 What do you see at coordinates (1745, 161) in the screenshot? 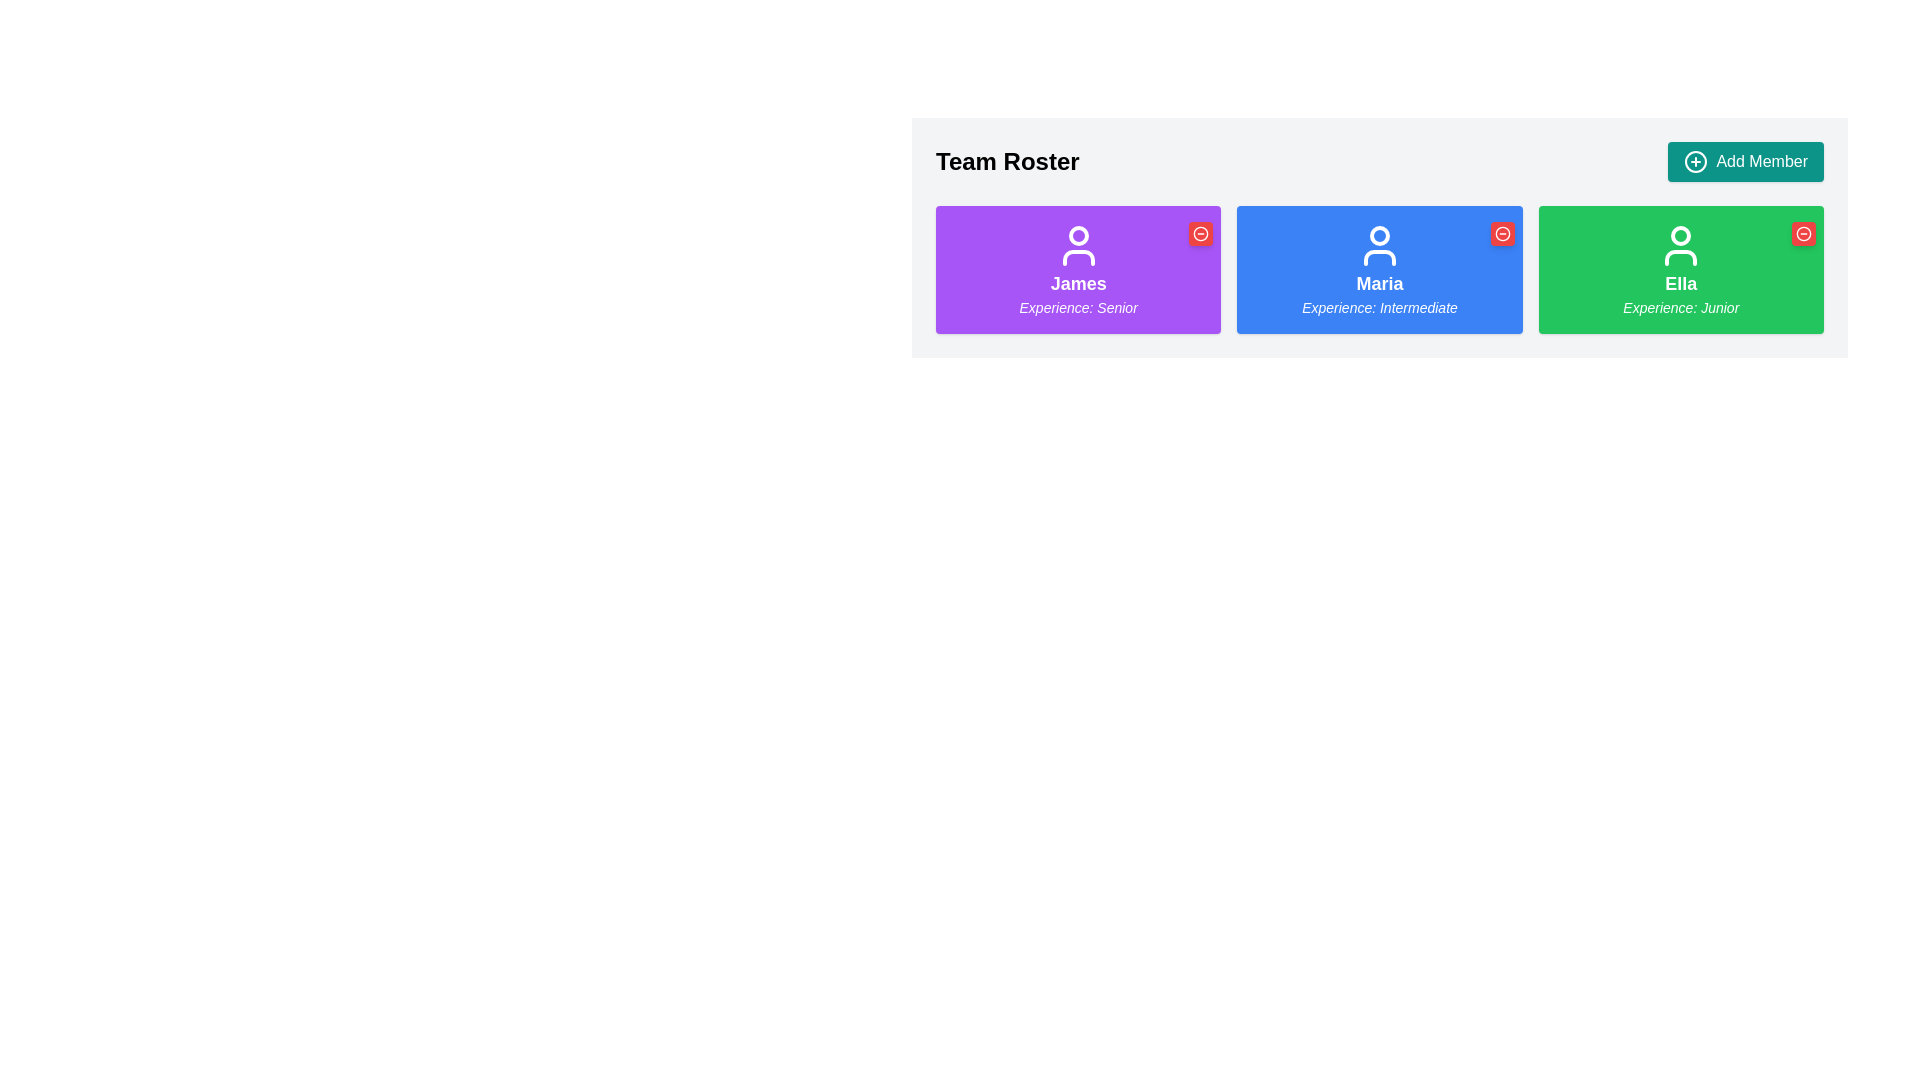
I see `the button located on the far right side of the 'Team Roster' header` at bounding box center [1745, 161].